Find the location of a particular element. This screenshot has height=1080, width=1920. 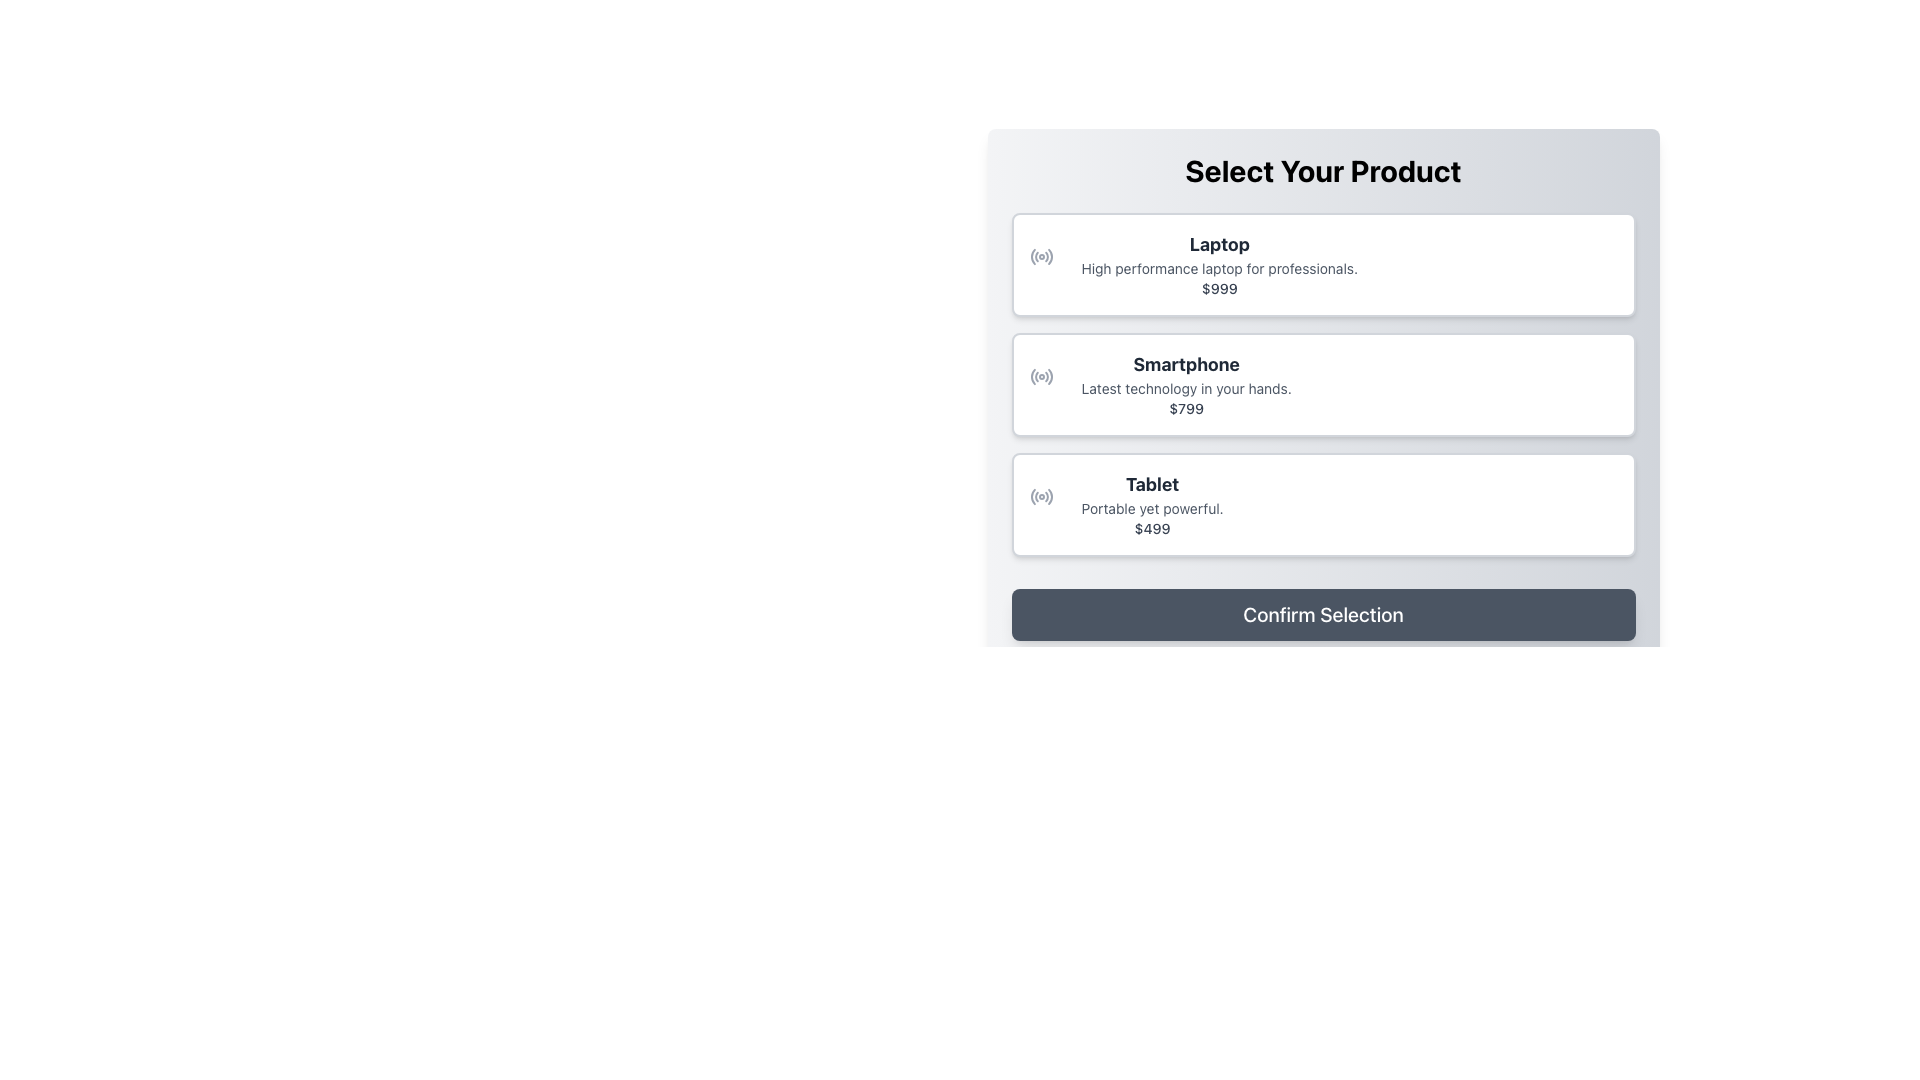

bold text label 'Smartphone' which is located in the second selectable option of the product choices list, positioned above the descriptive text and pricing information is located at coordinates (1186, 365).